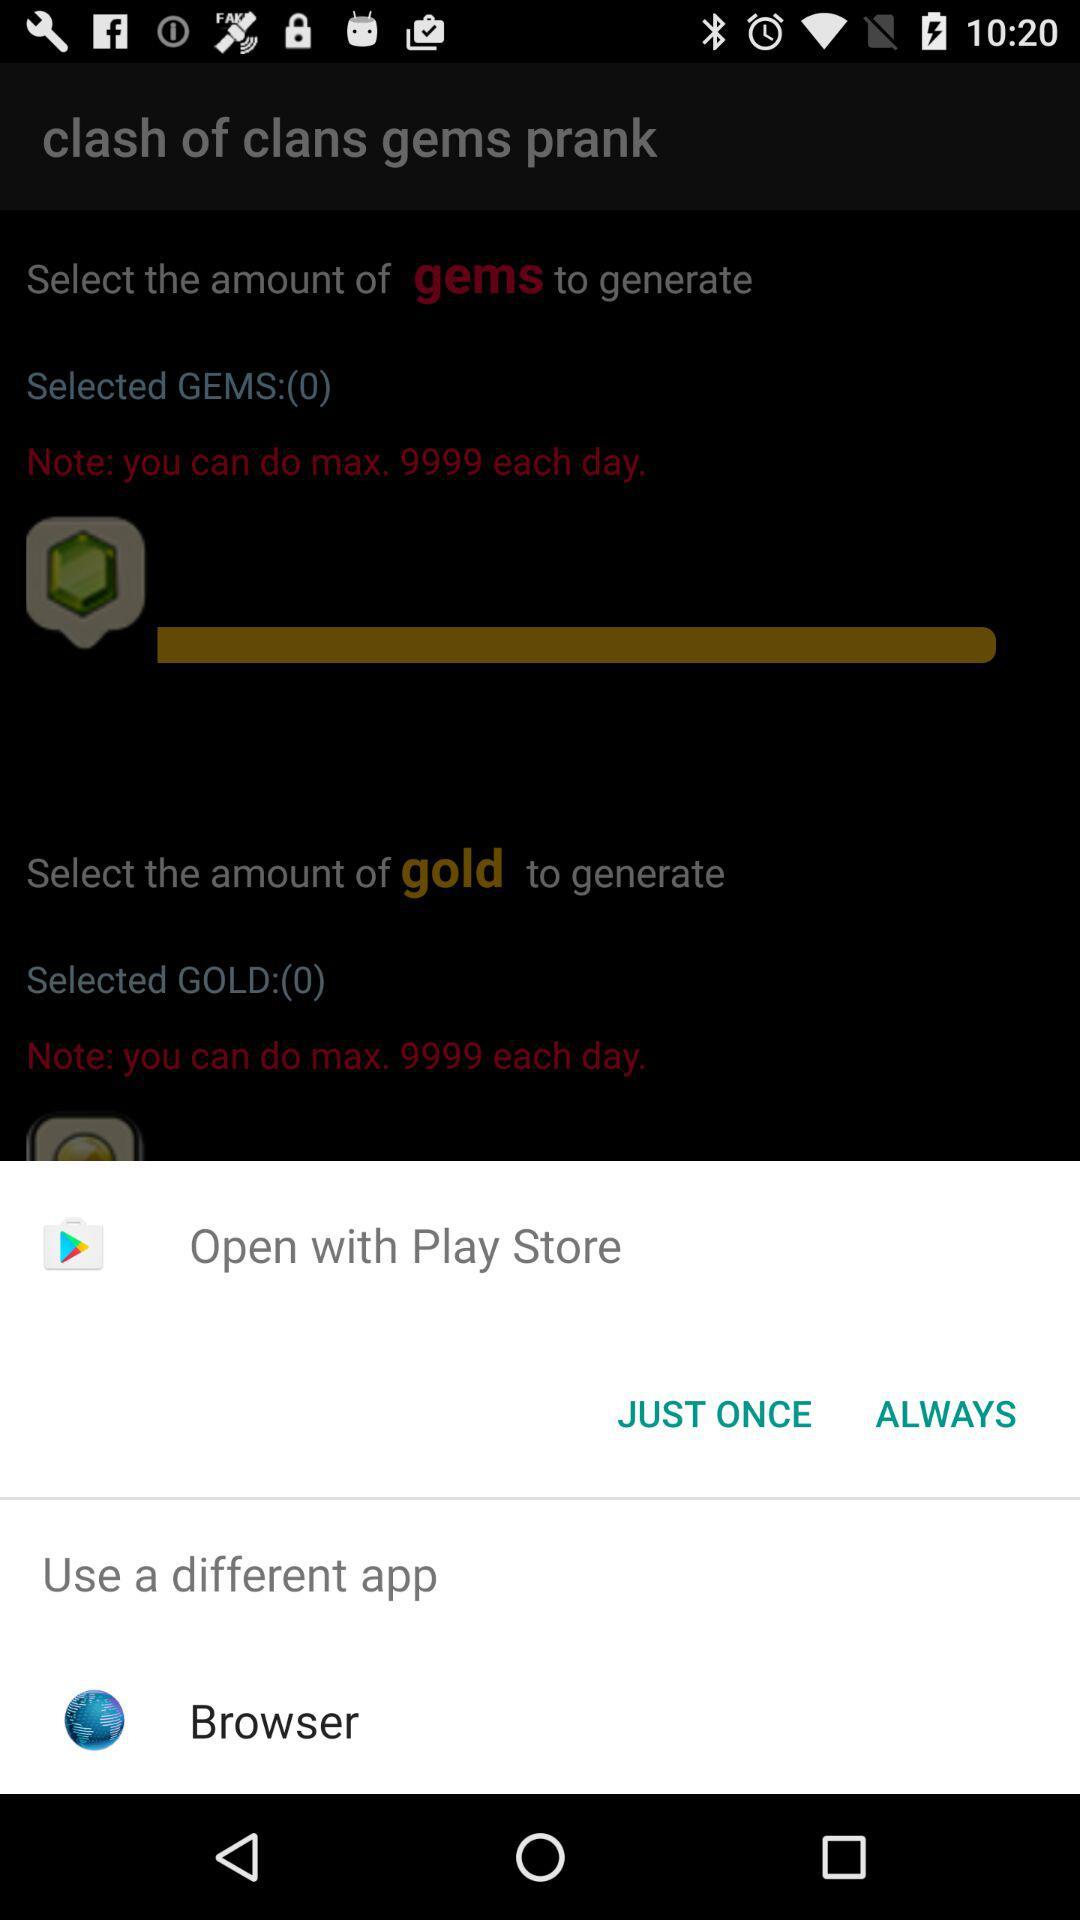 This screenshot has height=1920, width=1080. I want to click on always at the bottom right corner, so click(945, 1411).